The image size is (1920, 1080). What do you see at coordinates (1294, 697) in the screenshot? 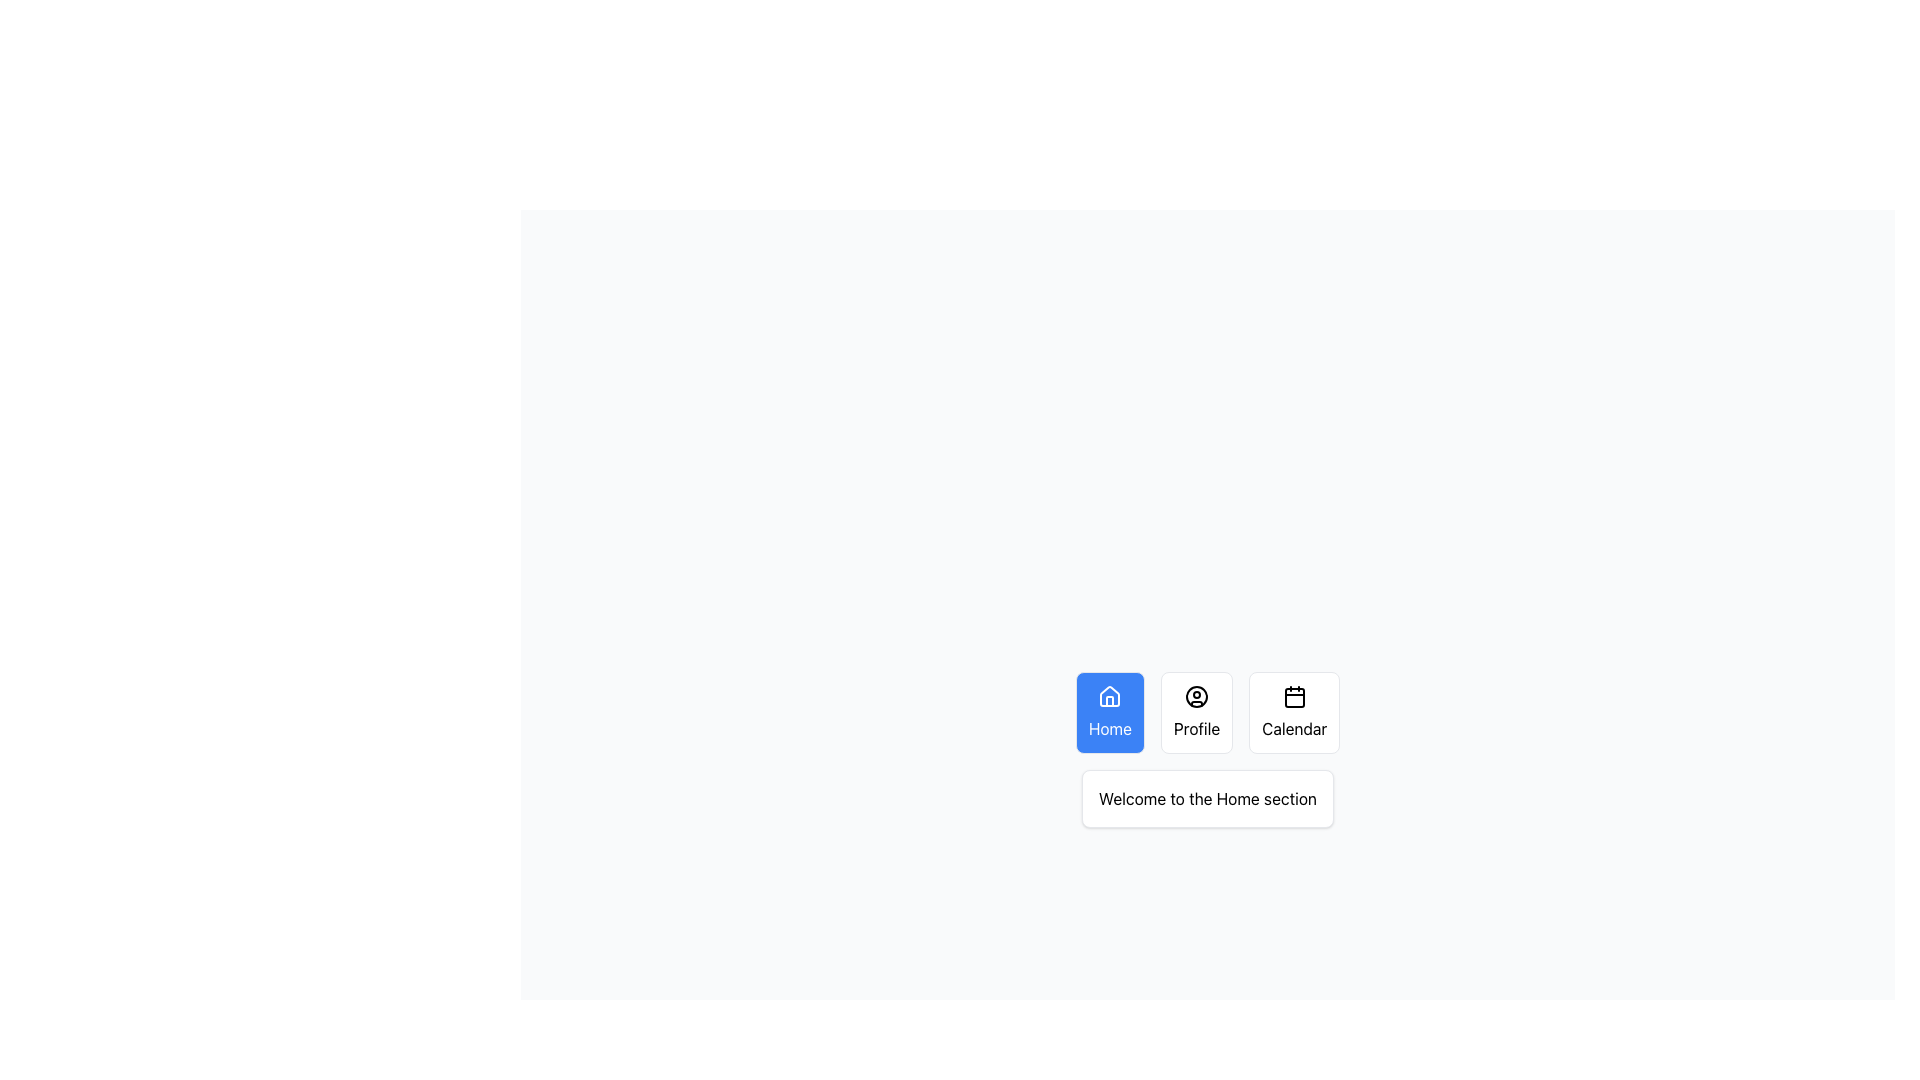
I see `the small square with rounded corners inside the calendar icon, which is part of the 'Calendar' menu item located at the bottom right of the page` at bounding box center [1294, 697].